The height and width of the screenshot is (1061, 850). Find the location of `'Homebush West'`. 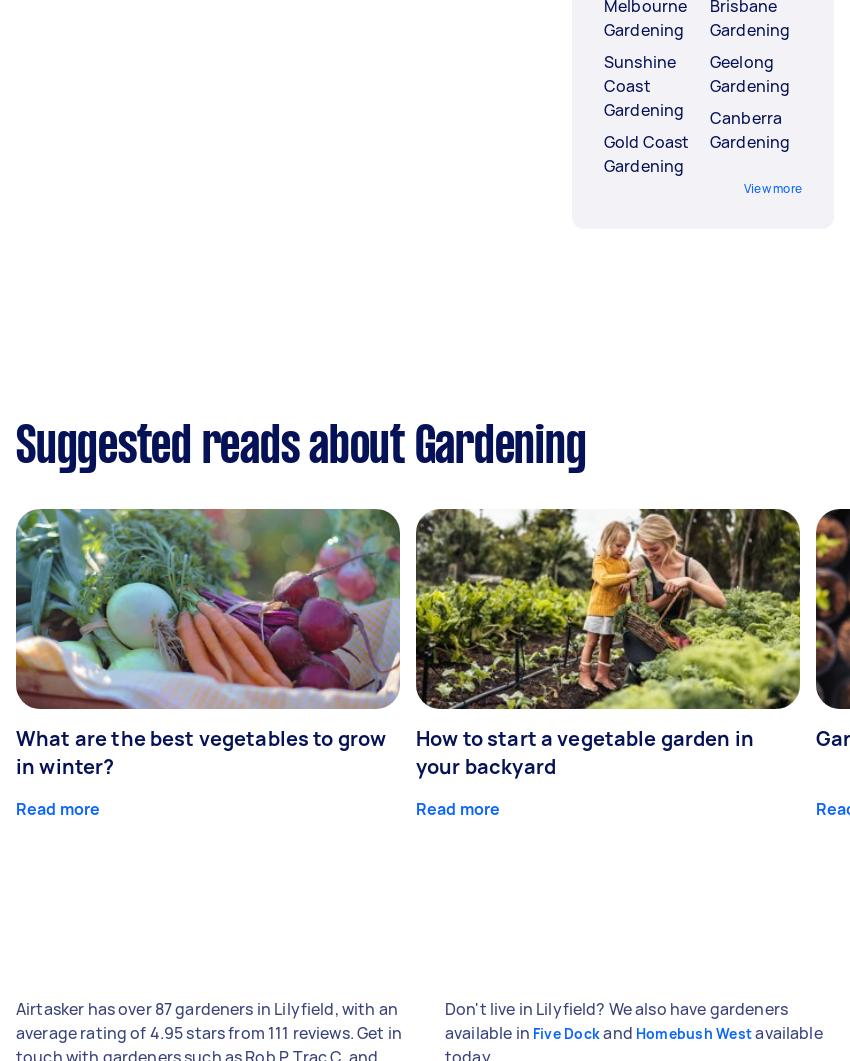

'Homebush West' is located at coordinates (692, 1032).